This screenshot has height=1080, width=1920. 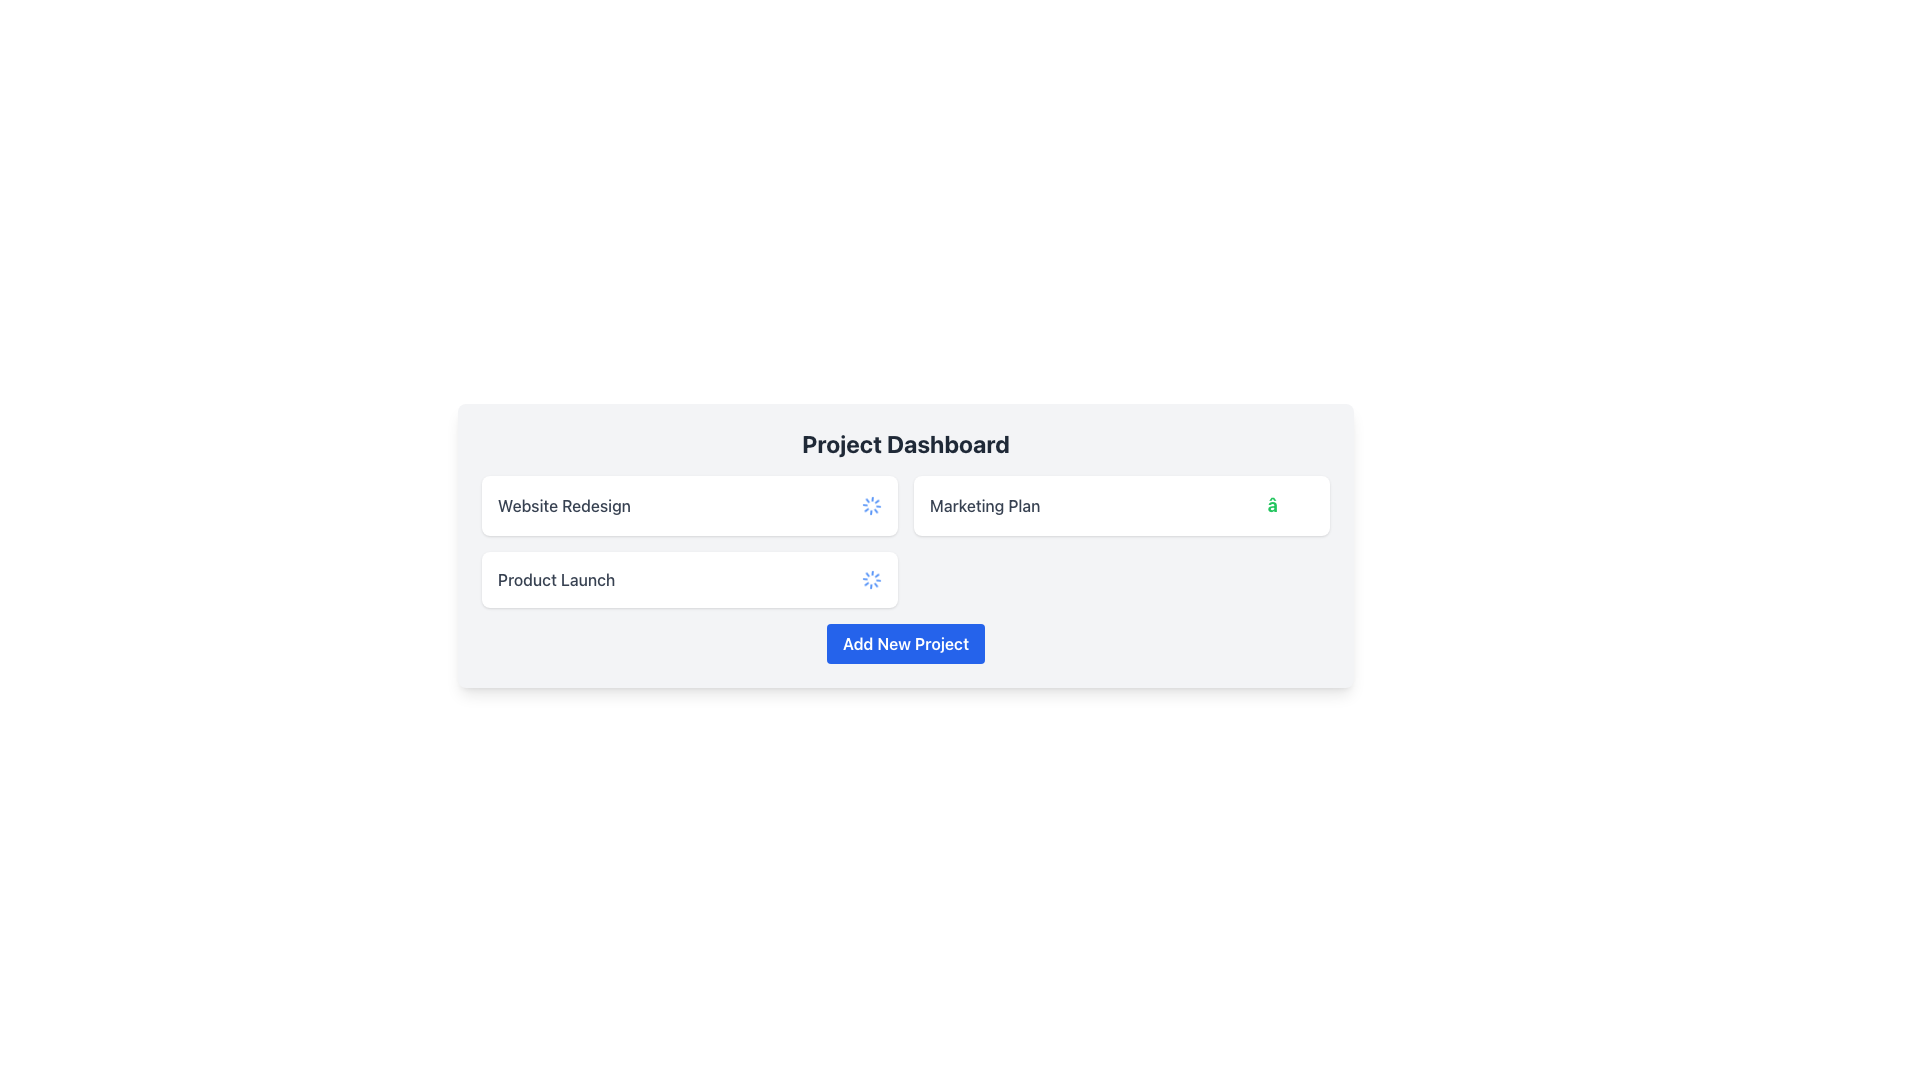 What do you see at coordinates (985, 504) in the screenshot?
I see `the 'Marketing Plan' text label, which is displayed in gray within a white card on the dashboard interface` at bounding box center [985, 504].